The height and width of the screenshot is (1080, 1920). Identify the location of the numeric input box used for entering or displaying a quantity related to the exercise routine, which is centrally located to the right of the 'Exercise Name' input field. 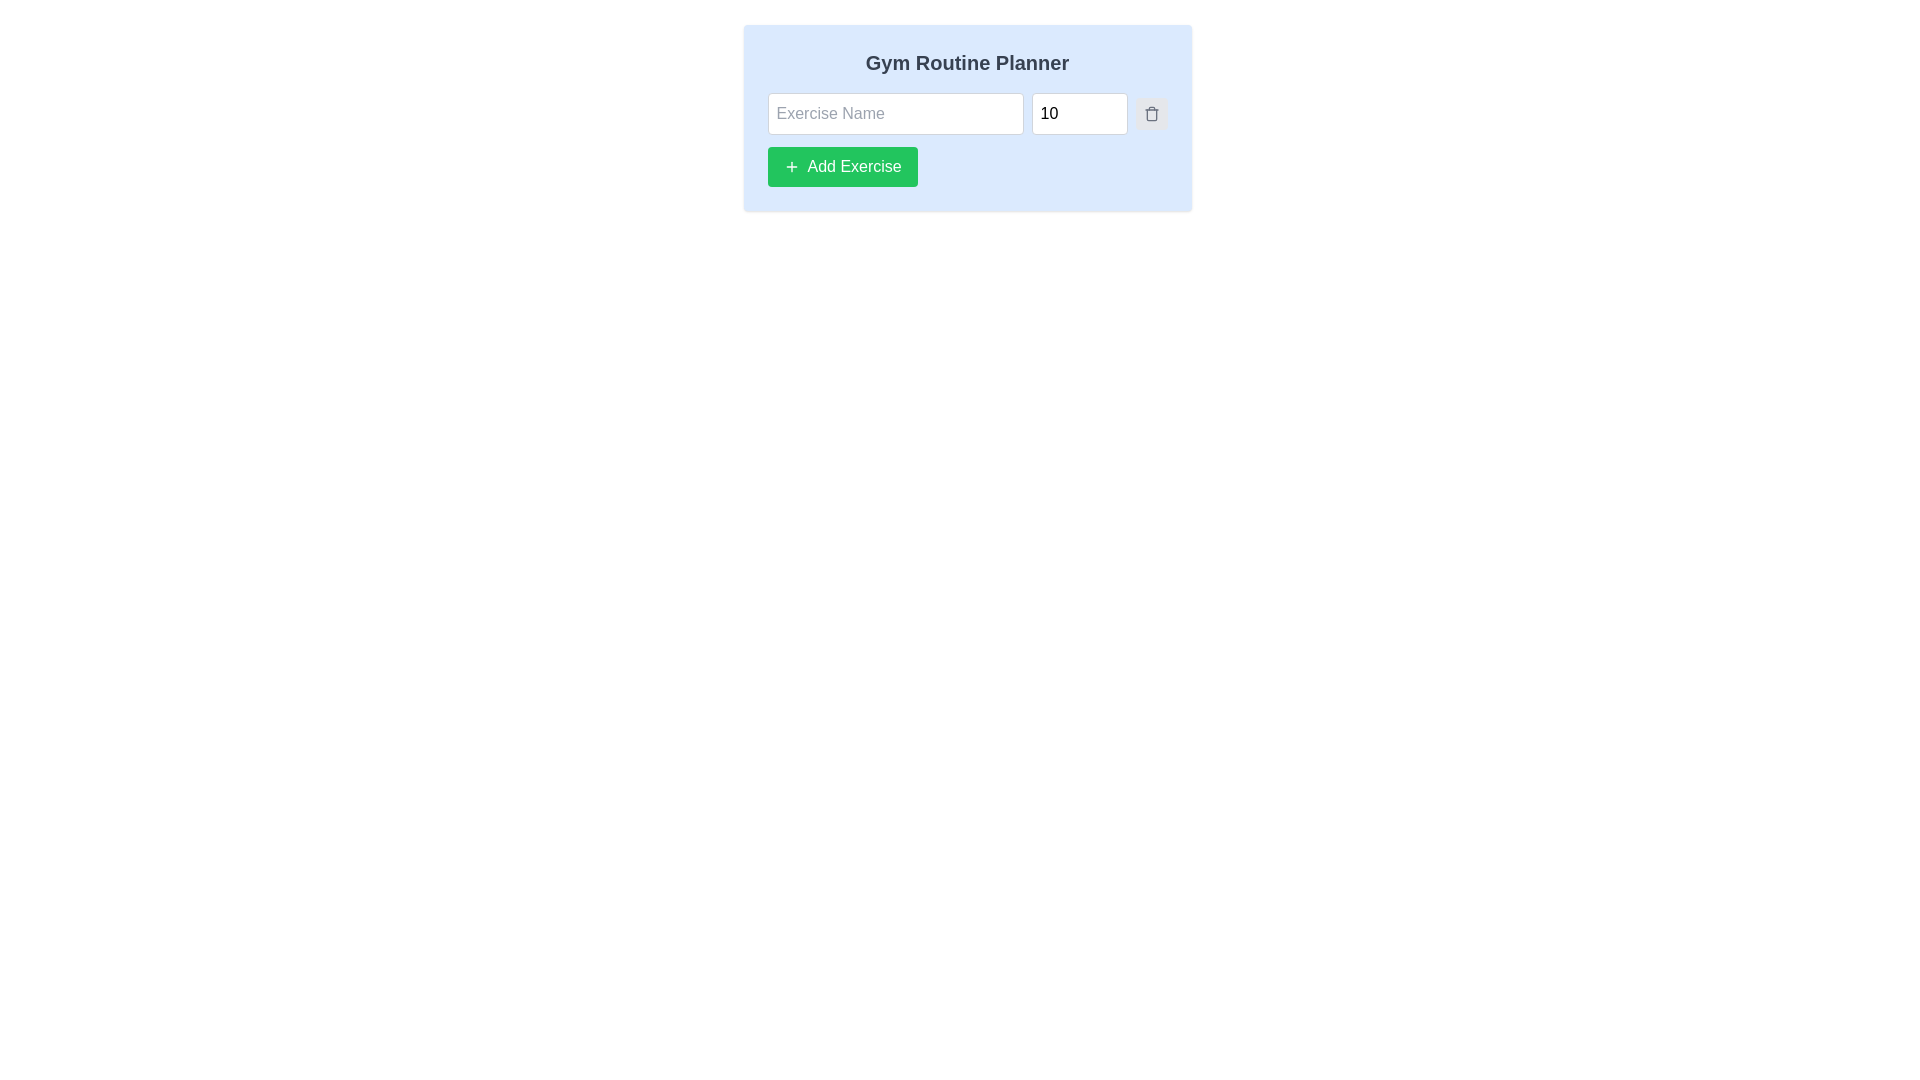
(1078, 114).